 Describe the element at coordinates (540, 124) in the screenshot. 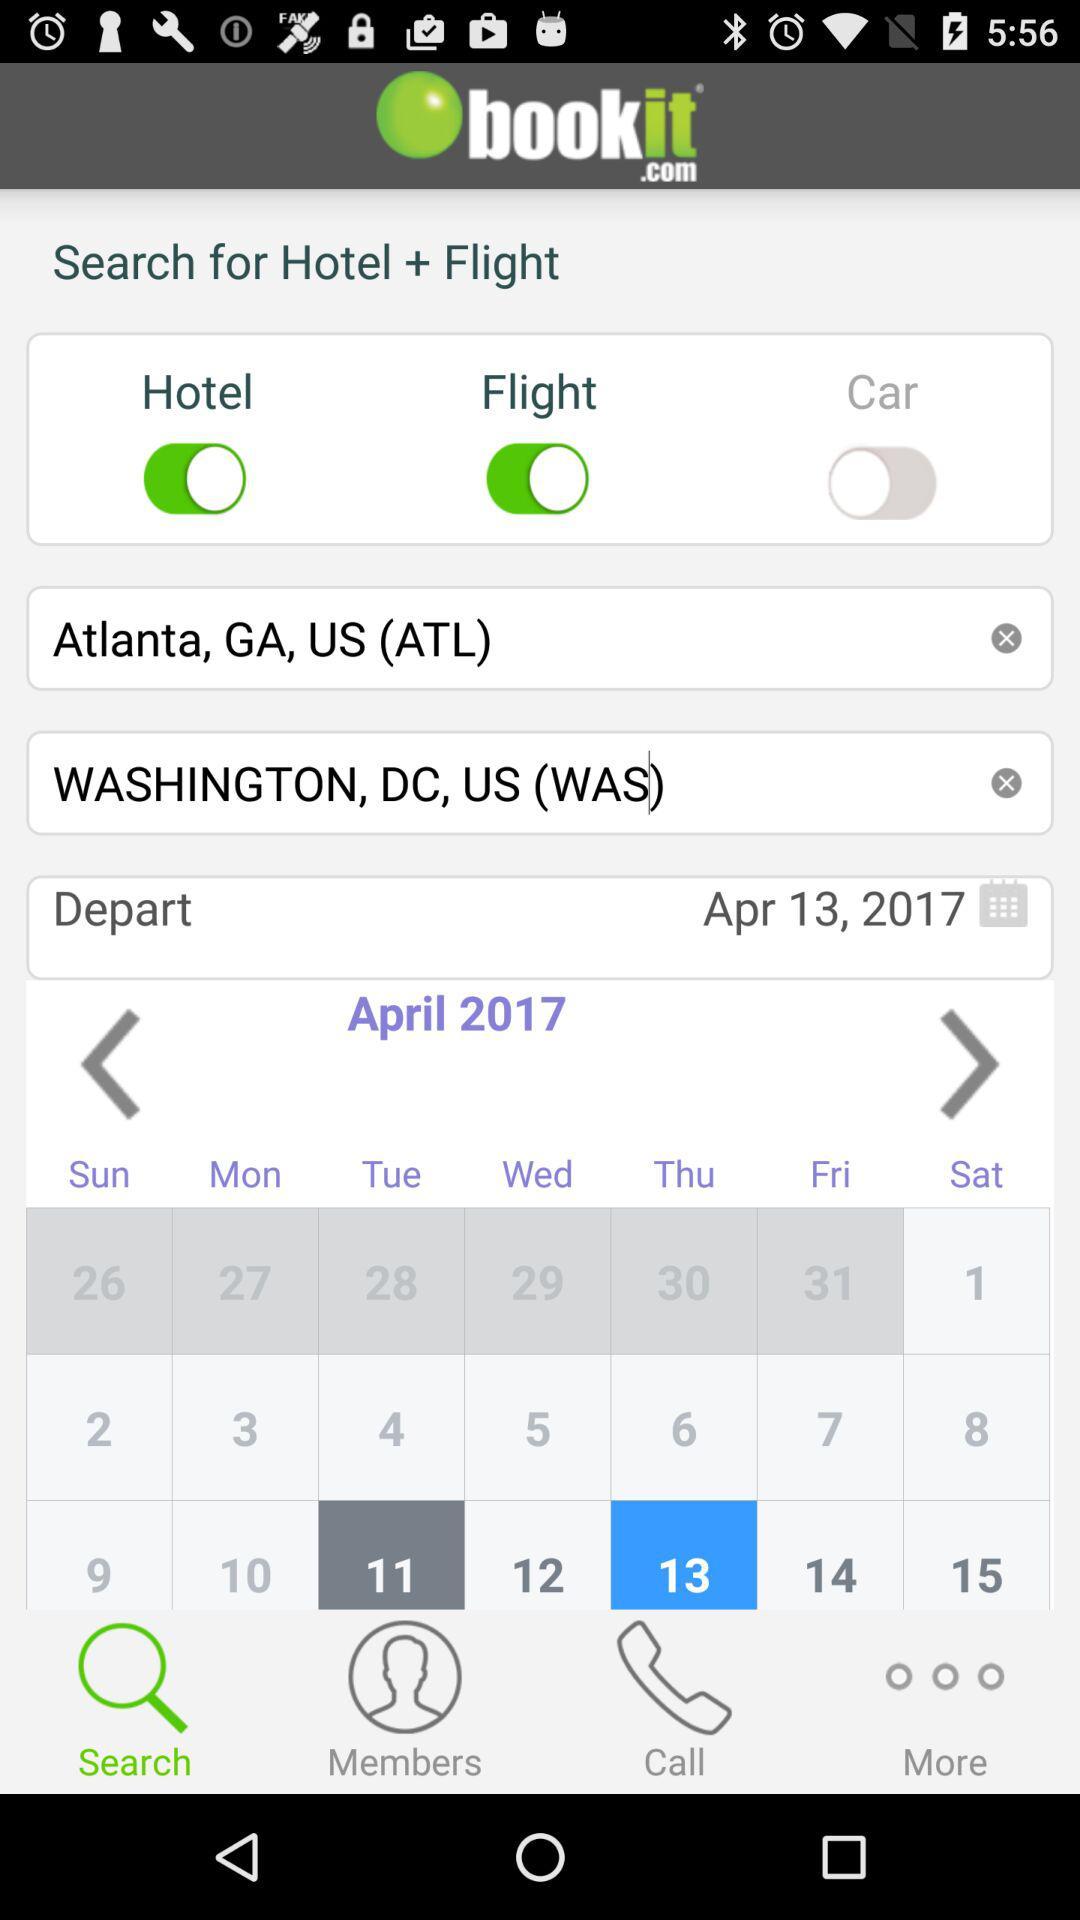

I see `item above search for hotel item` at that location.